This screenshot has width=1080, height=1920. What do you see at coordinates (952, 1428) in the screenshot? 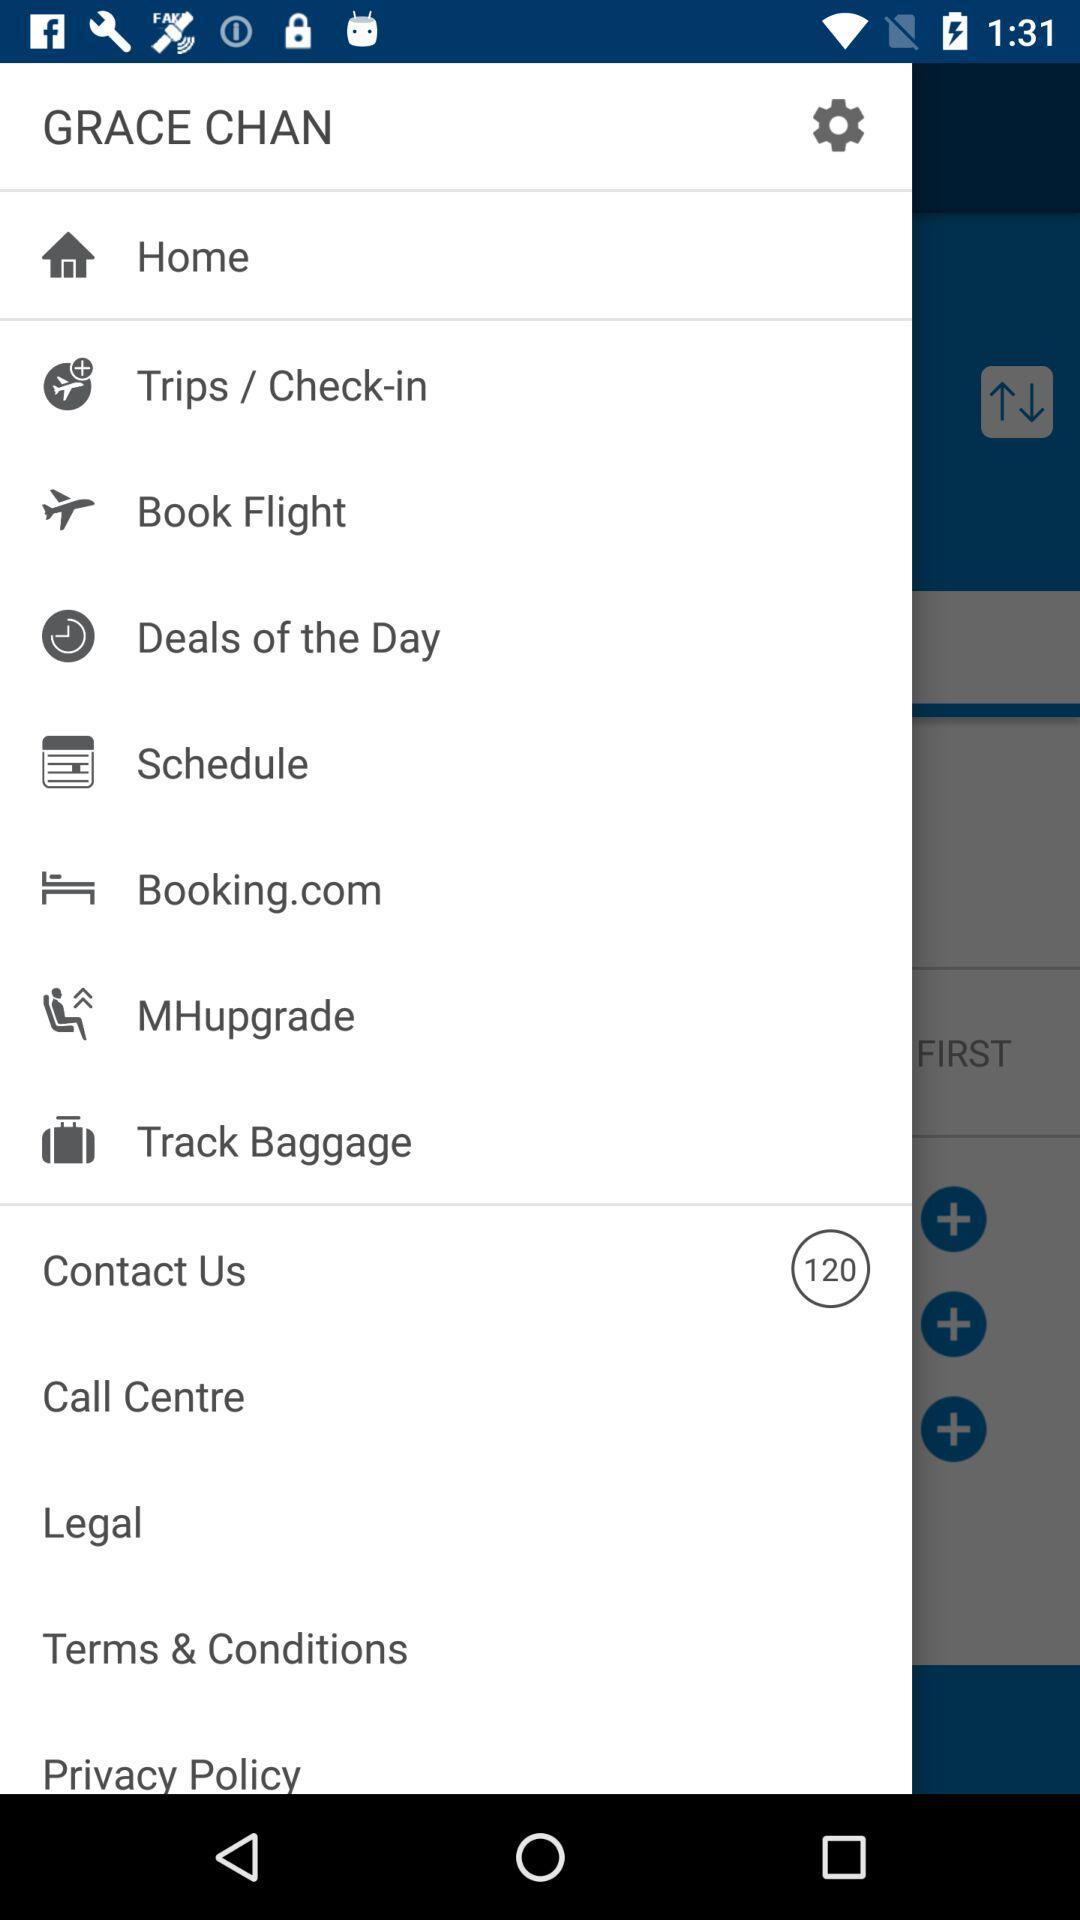
I see `the add icon` at bounding box center [952, 1428].